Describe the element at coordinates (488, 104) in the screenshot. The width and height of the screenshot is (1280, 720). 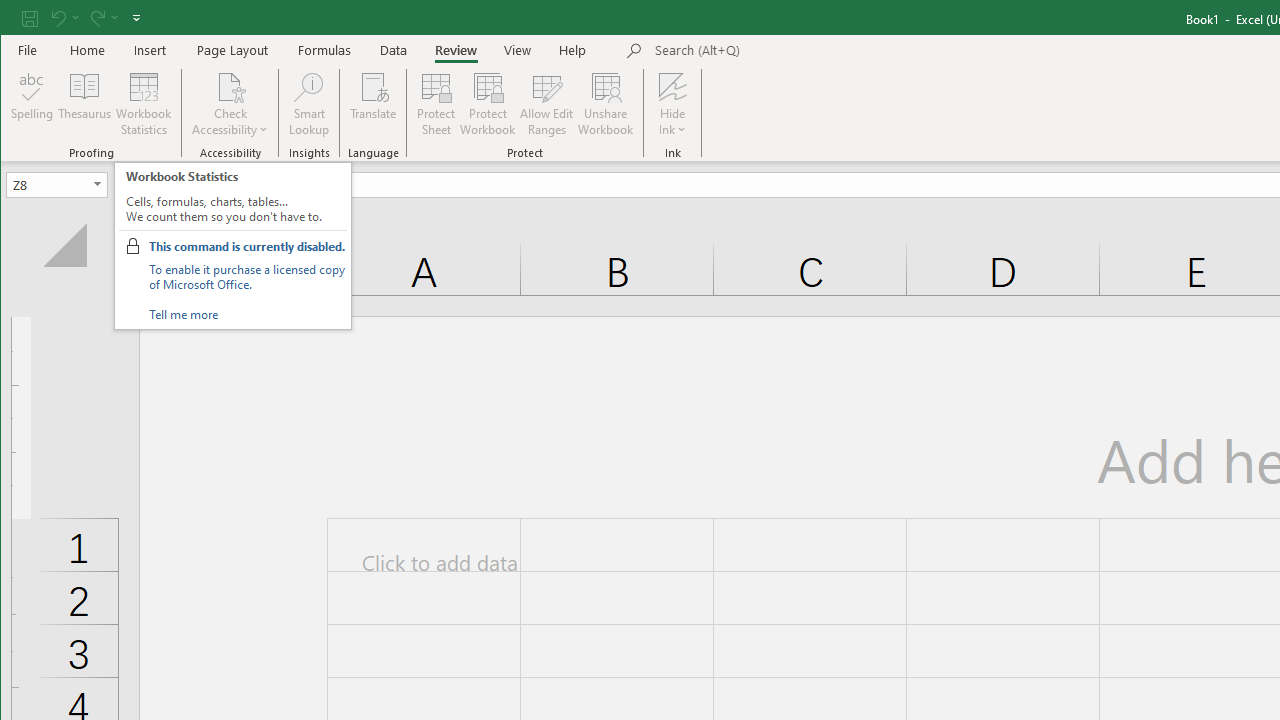
I see `'Protect Workbook...'` at that location.